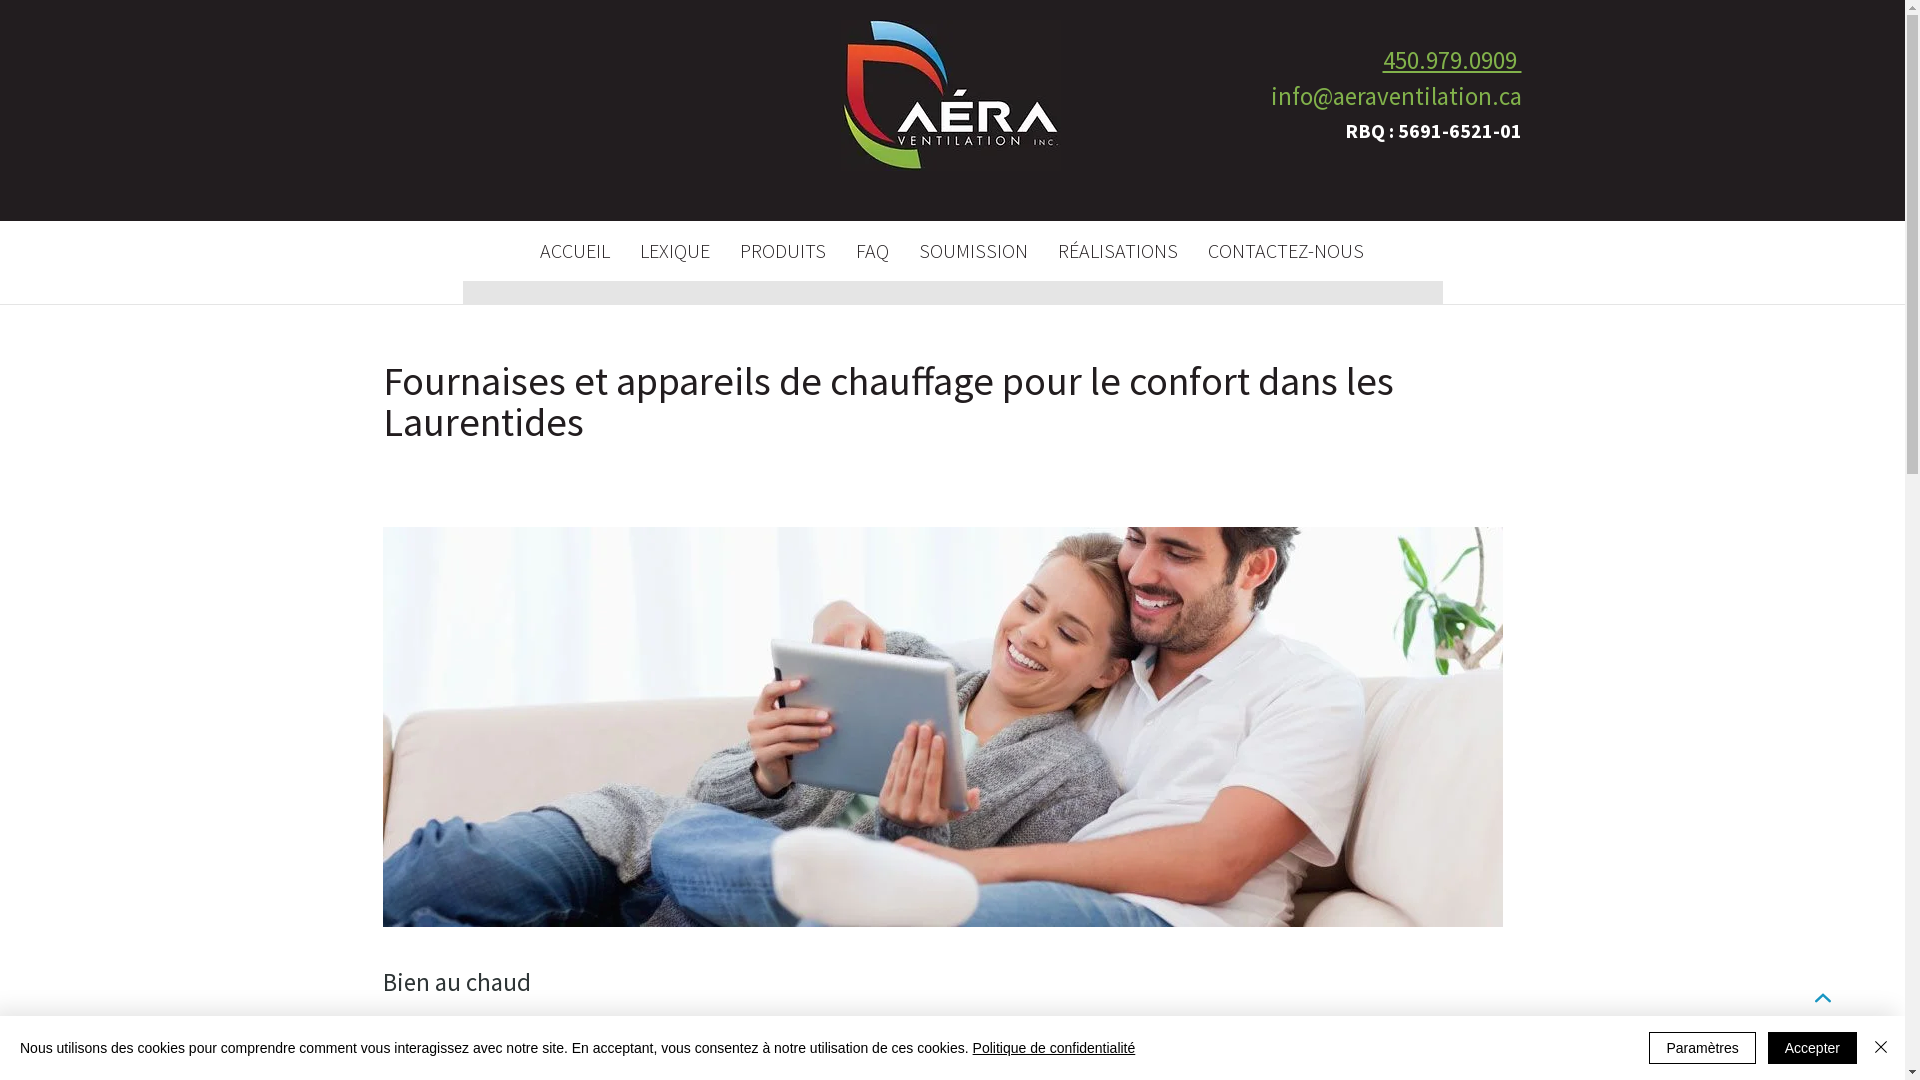 This screenshot has width=1920, height=1080. I want to click on 'LEXIQUE', so click(623, 249).